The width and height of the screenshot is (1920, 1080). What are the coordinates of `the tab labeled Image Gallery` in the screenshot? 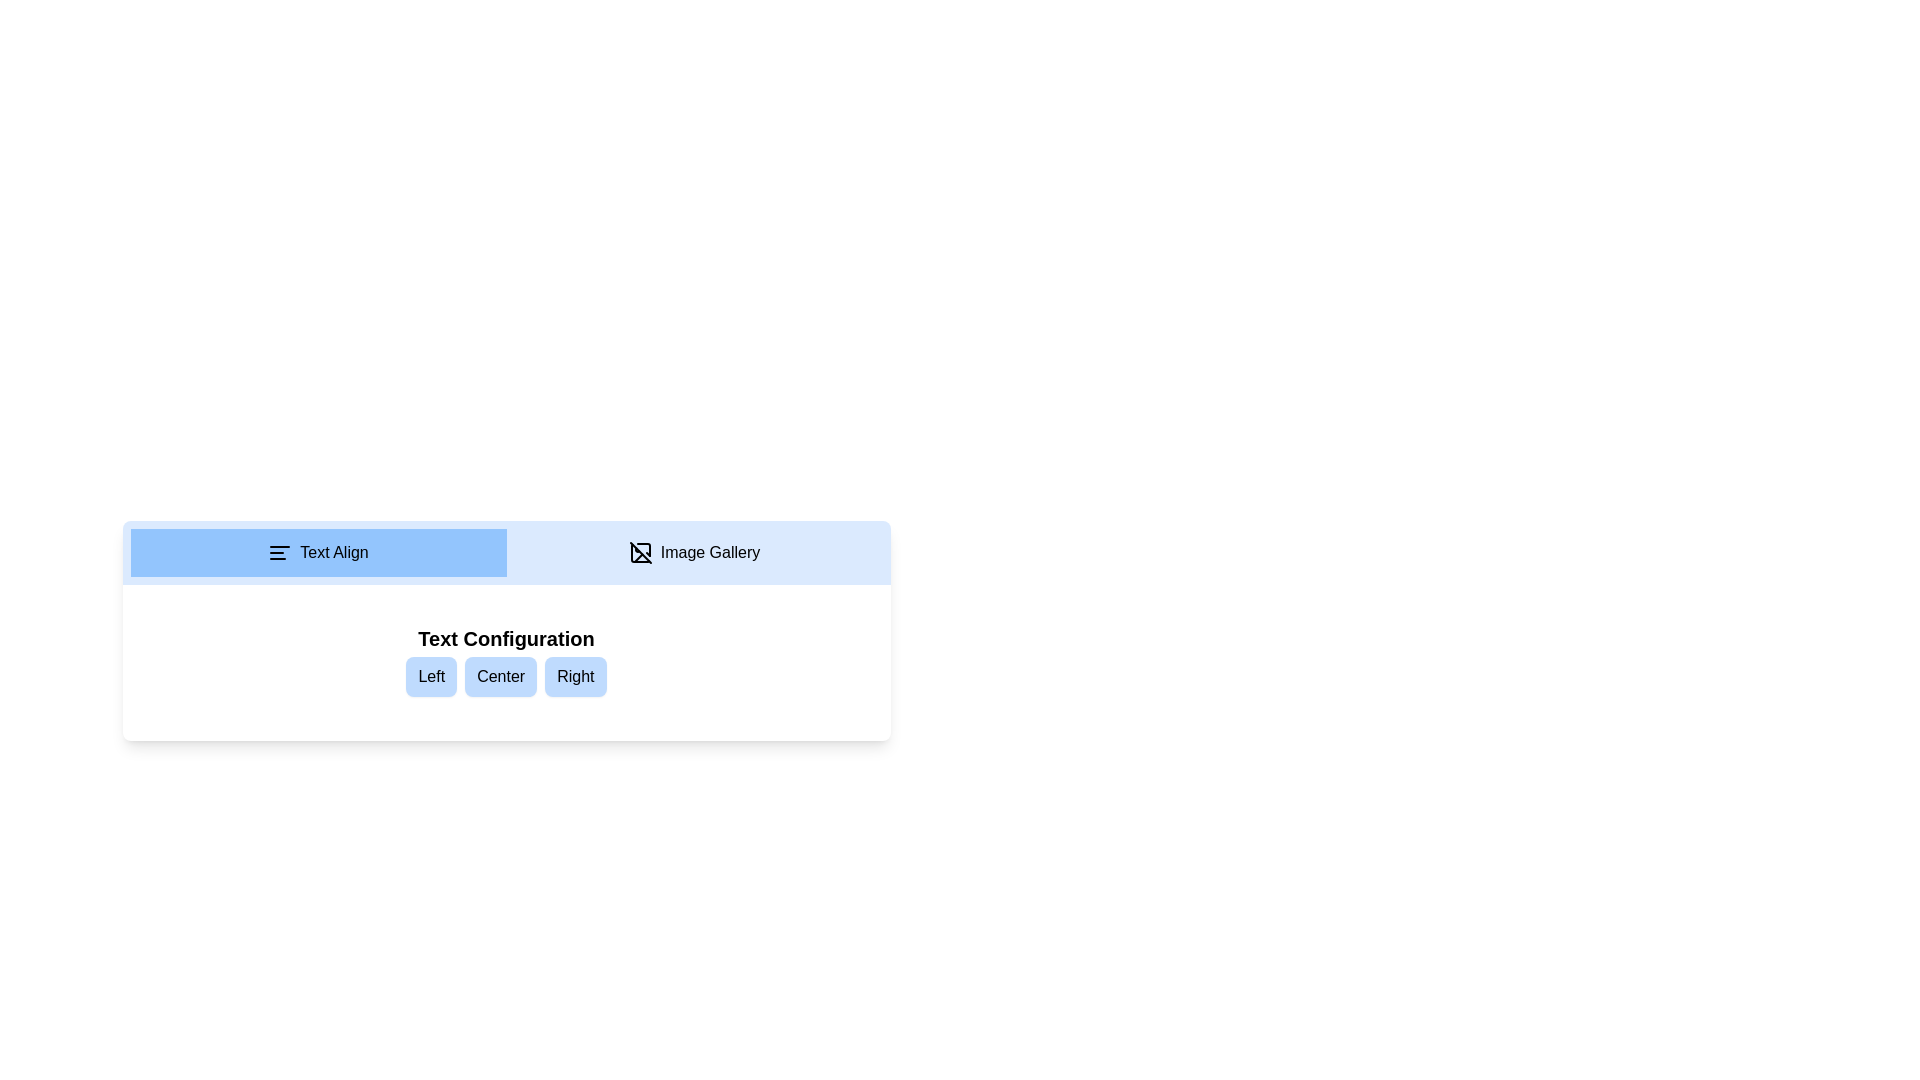 It's located at (694, 552).